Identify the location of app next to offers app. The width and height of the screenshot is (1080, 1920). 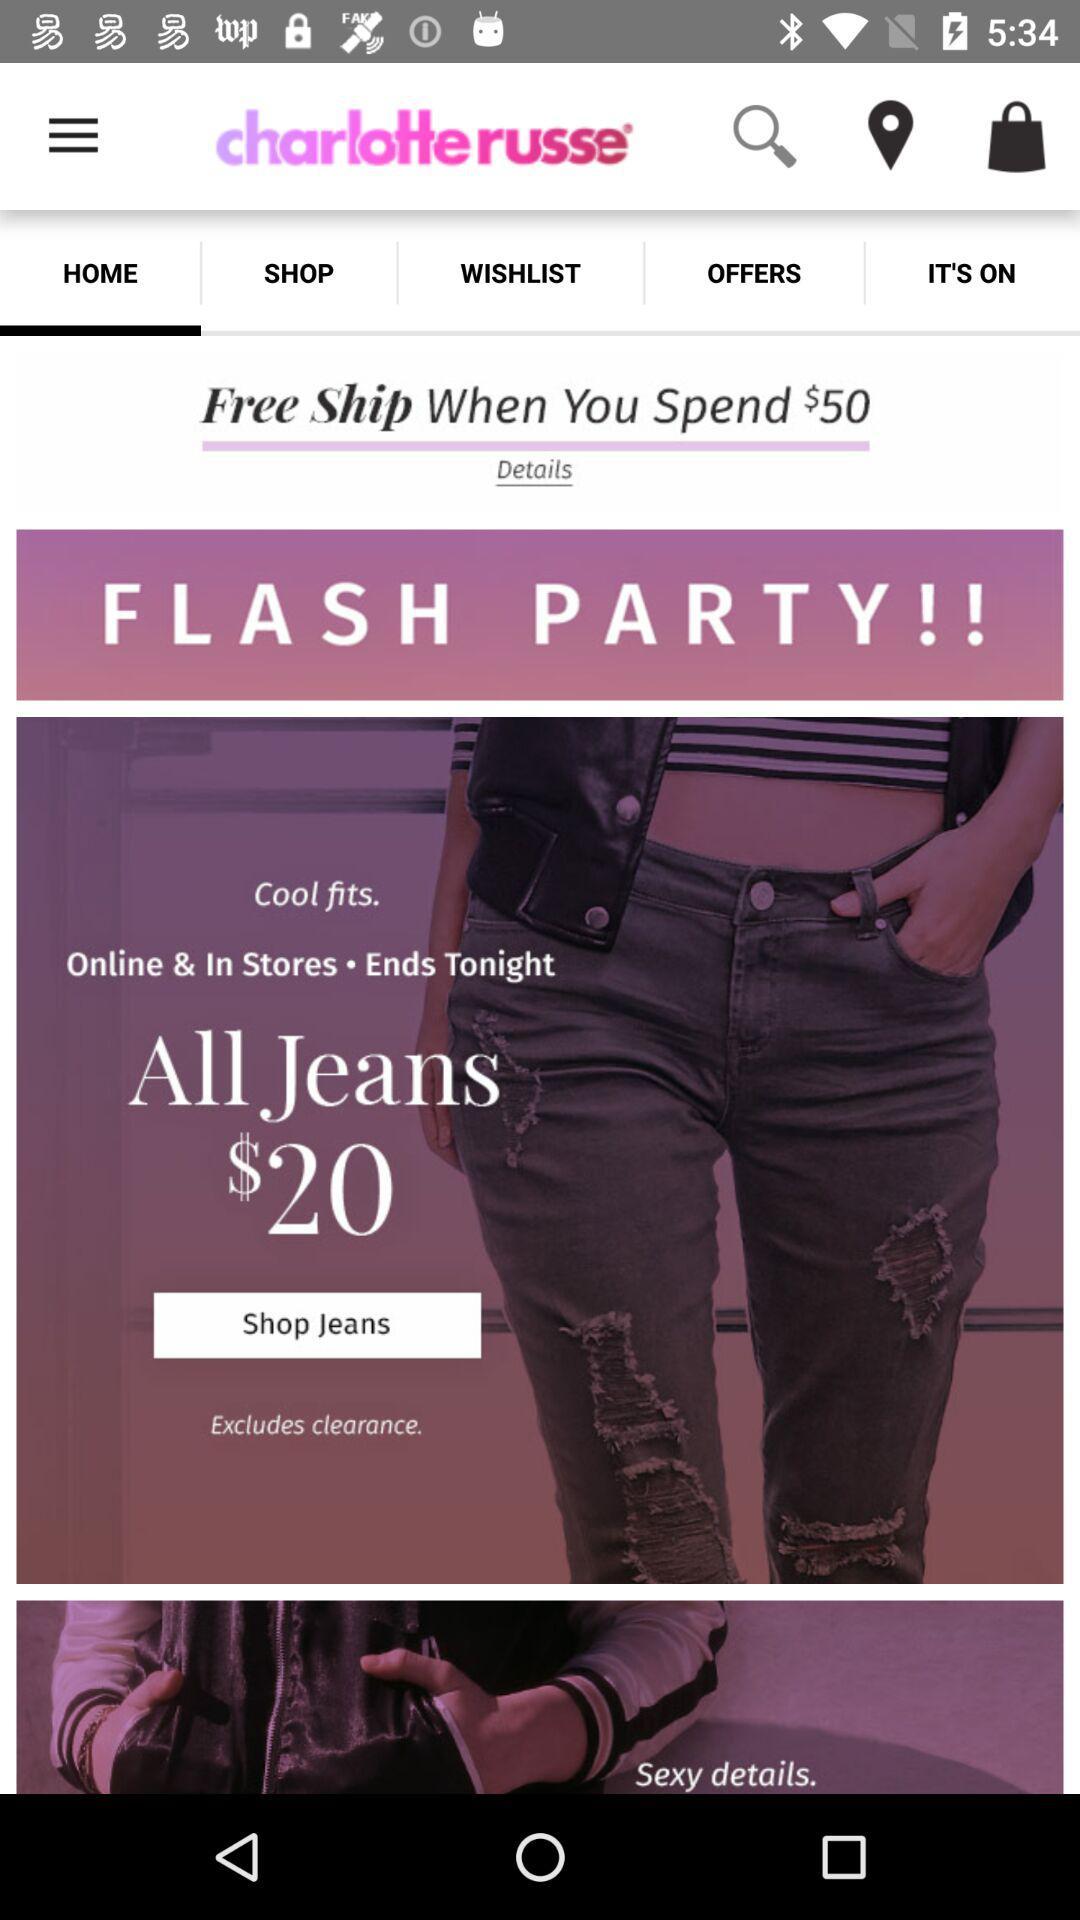
(519, 272).